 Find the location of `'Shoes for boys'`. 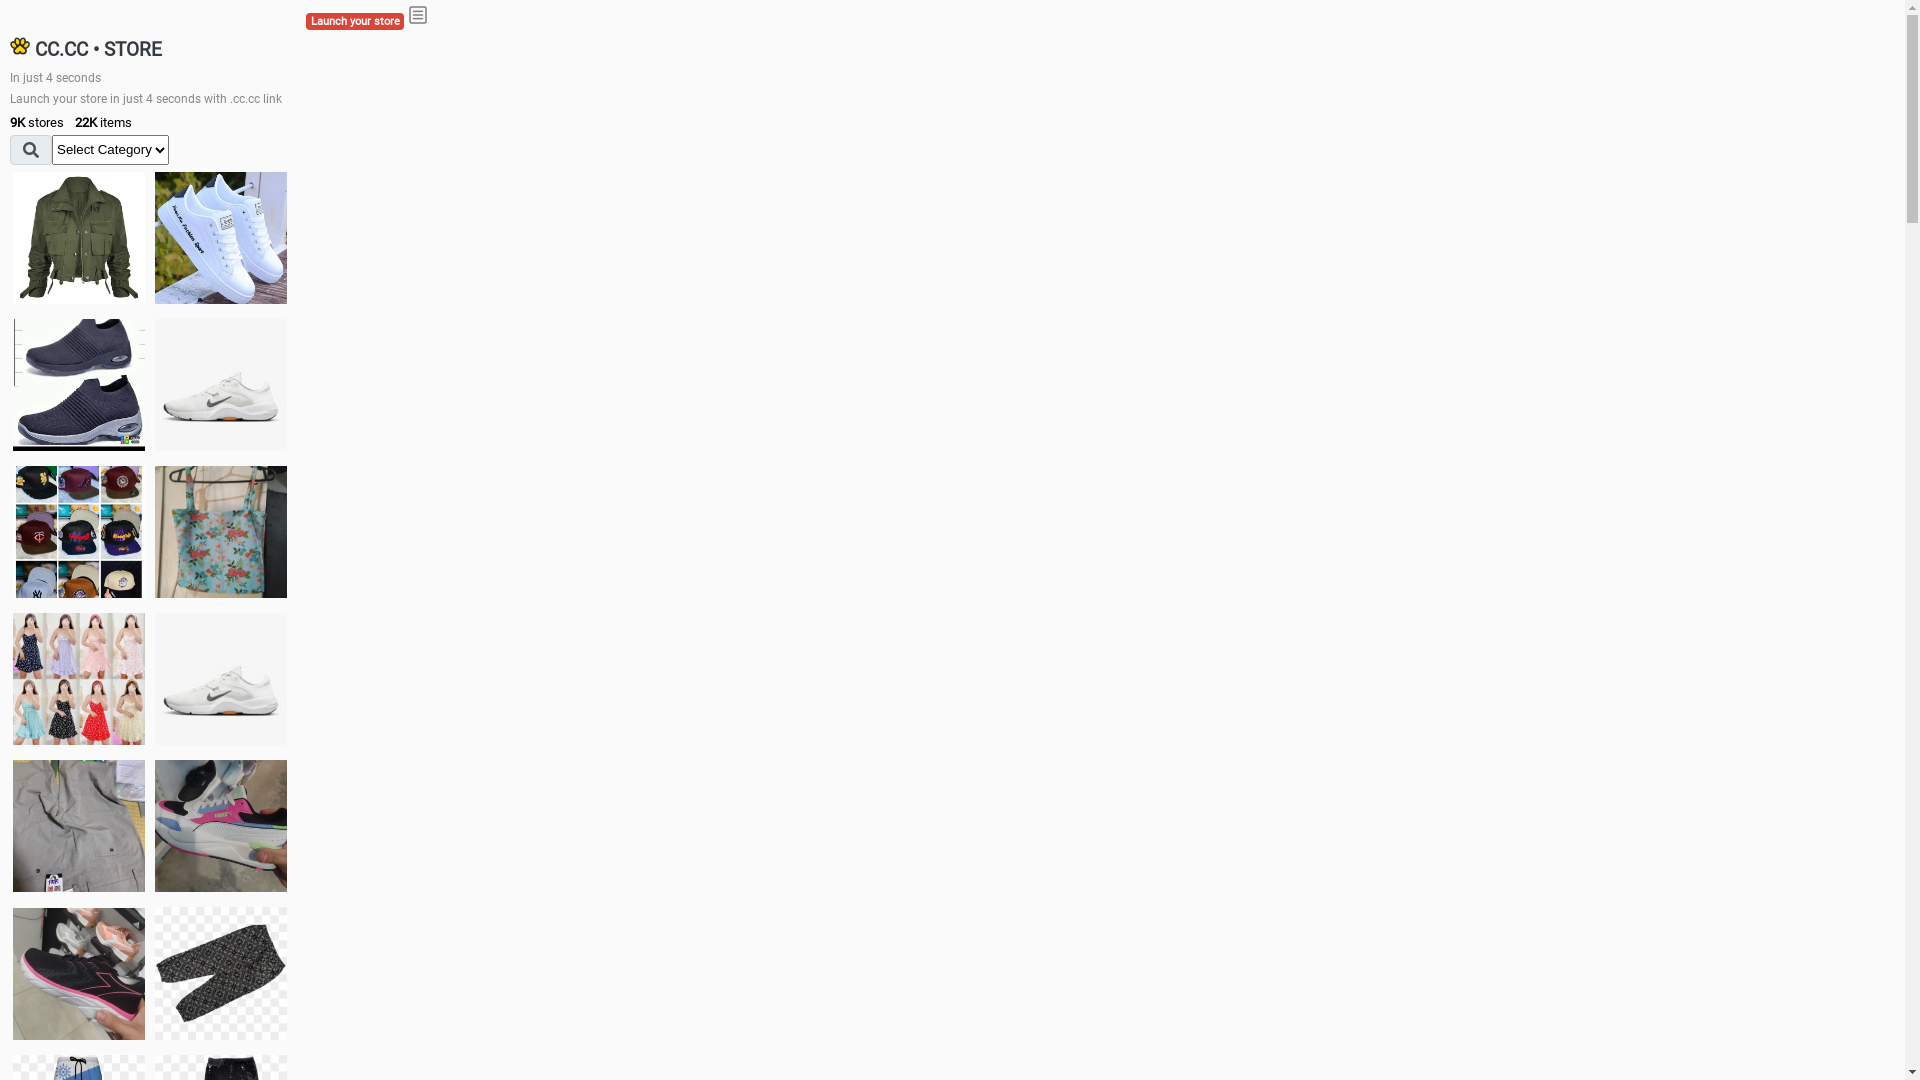

'Shoes for boys' is located at coordinates (220, 385).